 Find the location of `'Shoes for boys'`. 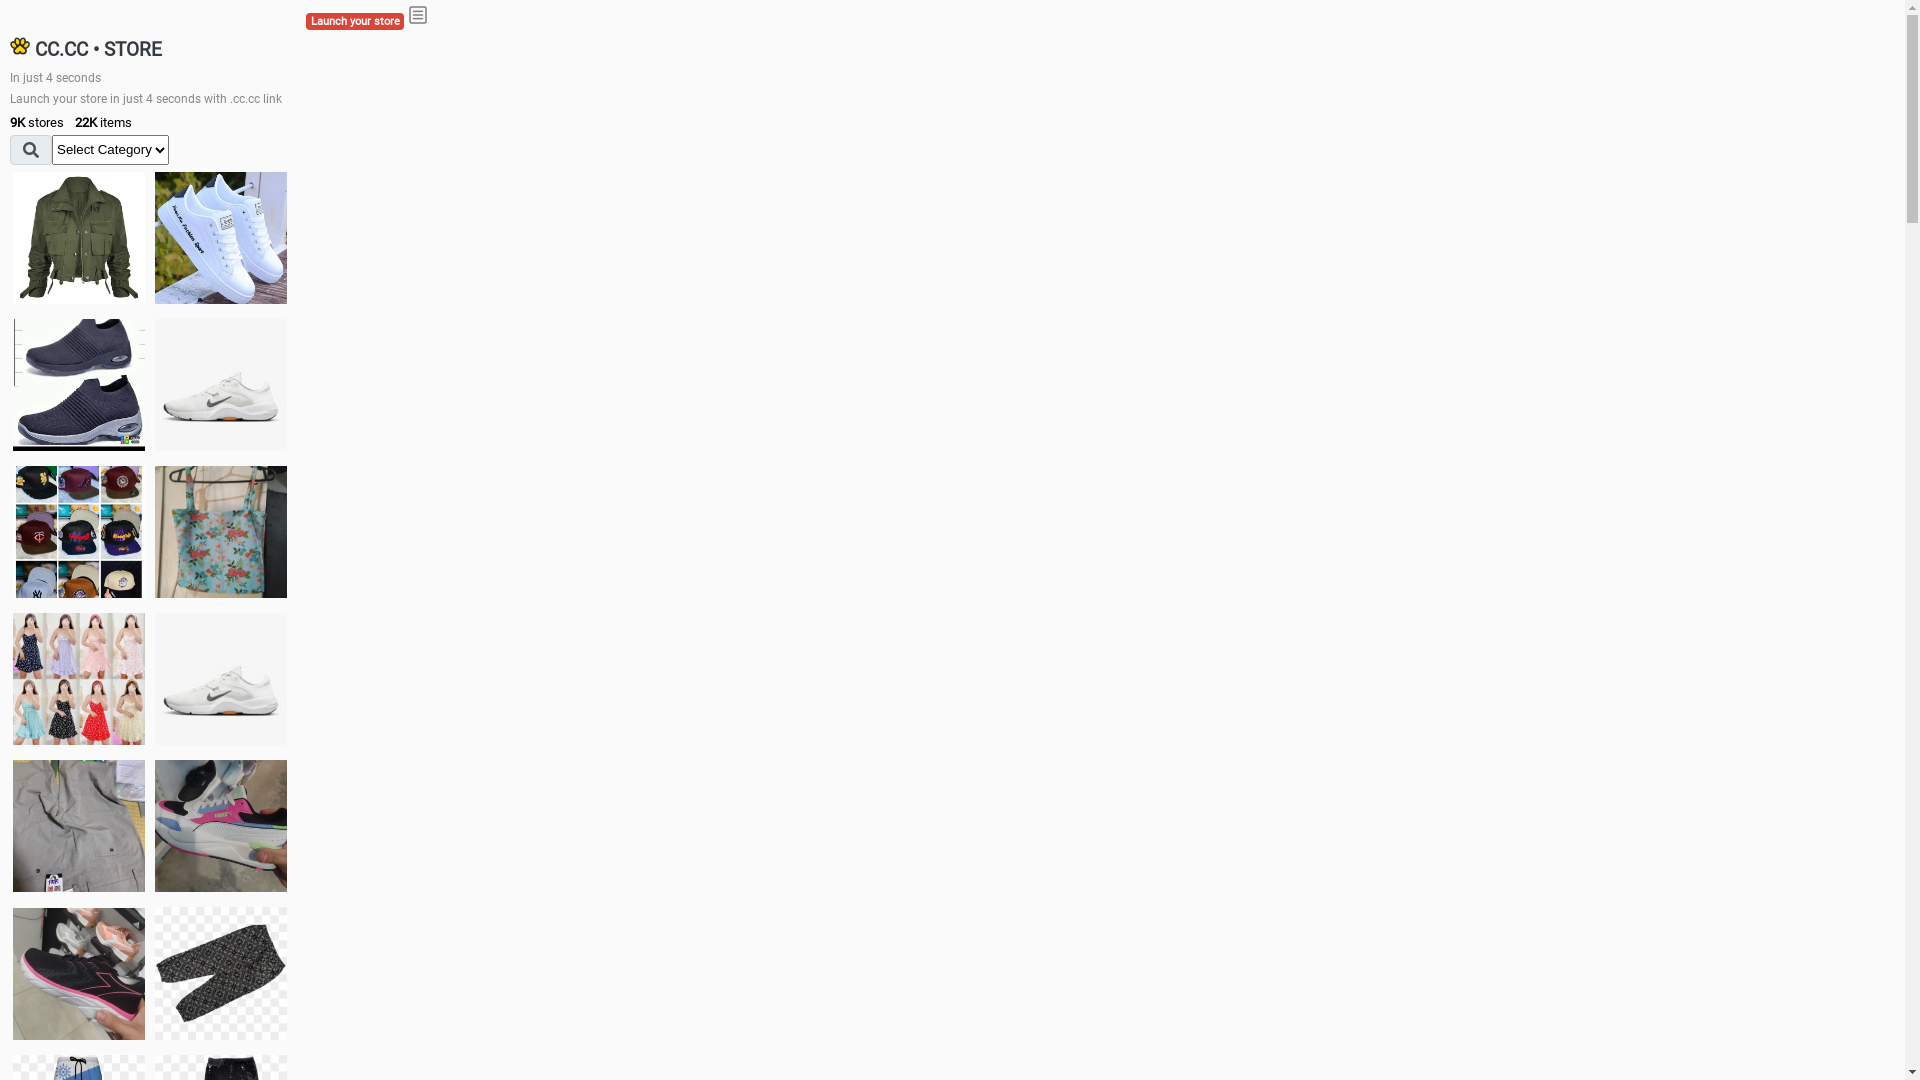

'Shoes for boys' is located at coordinates (220, 385).